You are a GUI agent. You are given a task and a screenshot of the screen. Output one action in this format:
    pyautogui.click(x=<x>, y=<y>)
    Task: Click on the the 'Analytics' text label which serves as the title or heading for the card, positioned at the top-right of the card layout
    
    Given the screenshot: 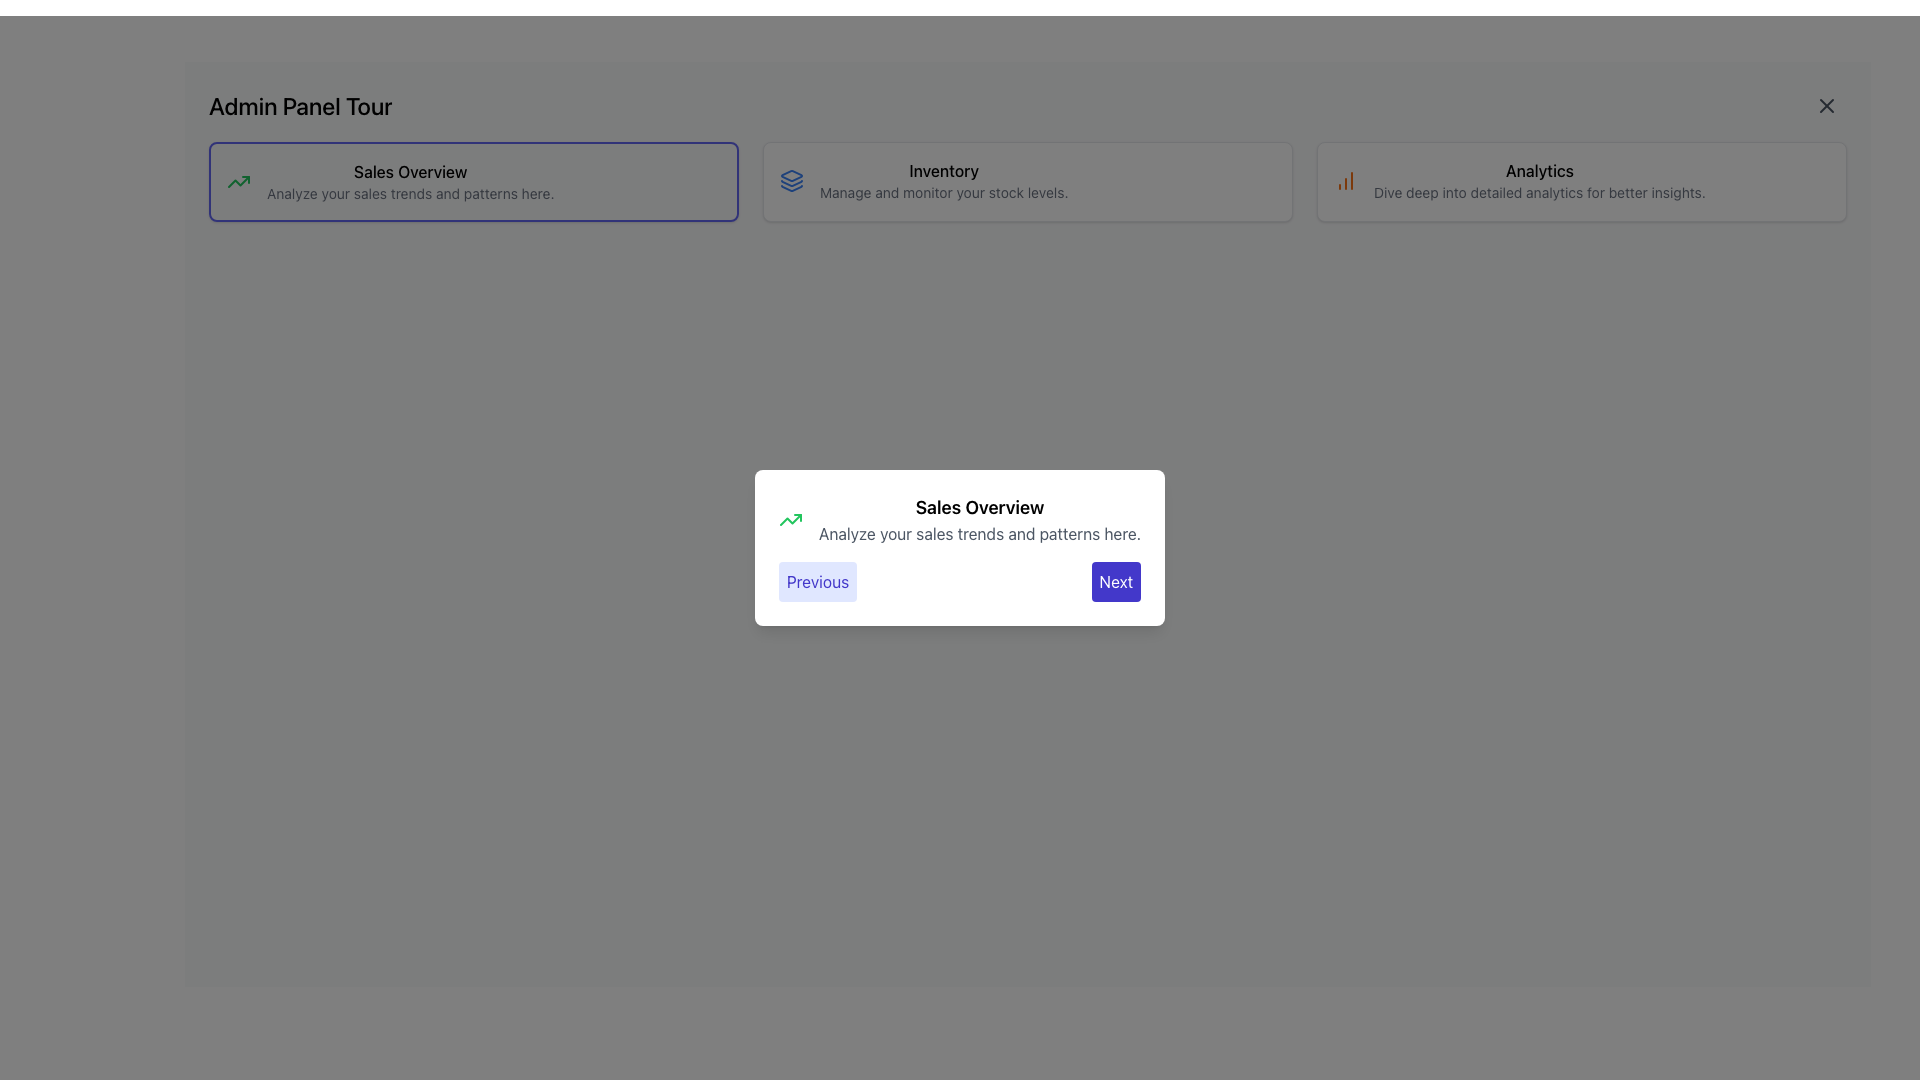 What is the action you would take?
    pyautogui.click(x=1538, y=169)
    